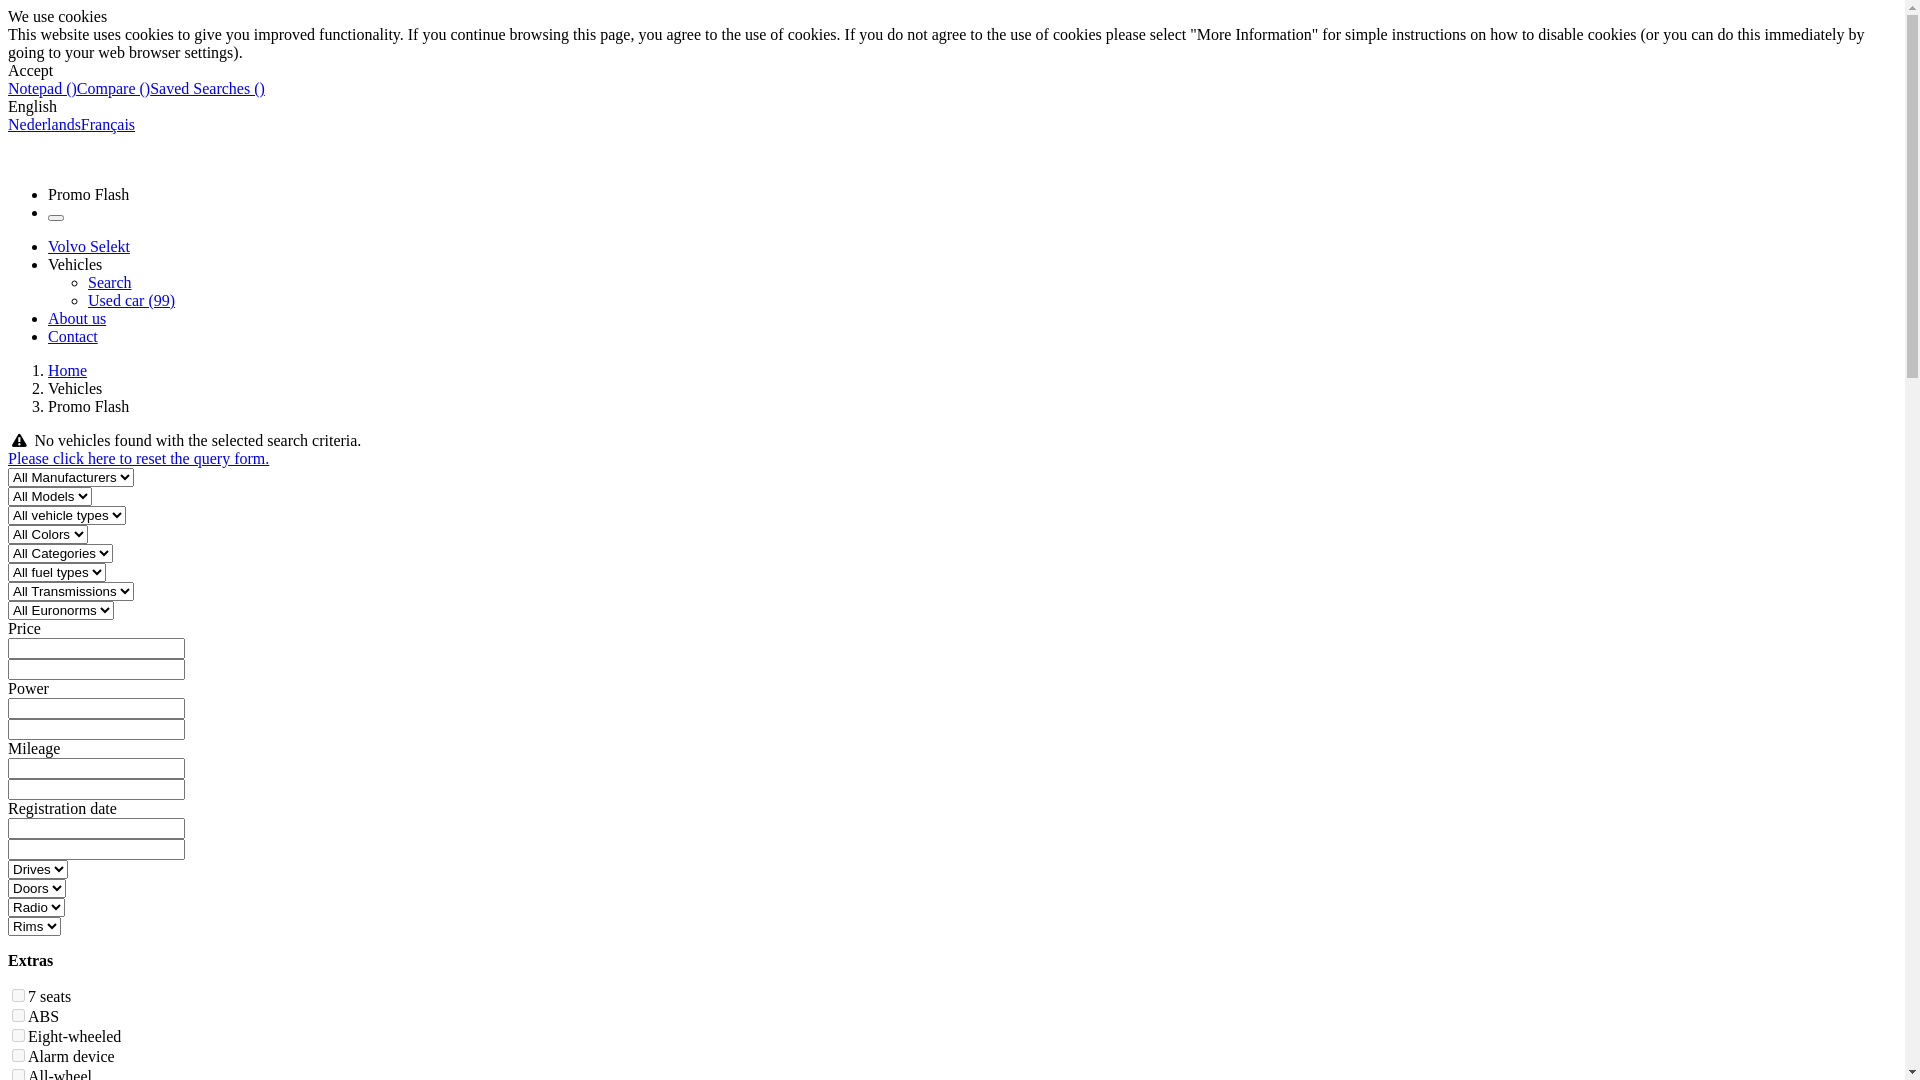 The image size is (1920, 1080). I want to click on 'Promo Flash', so click(87, 405).